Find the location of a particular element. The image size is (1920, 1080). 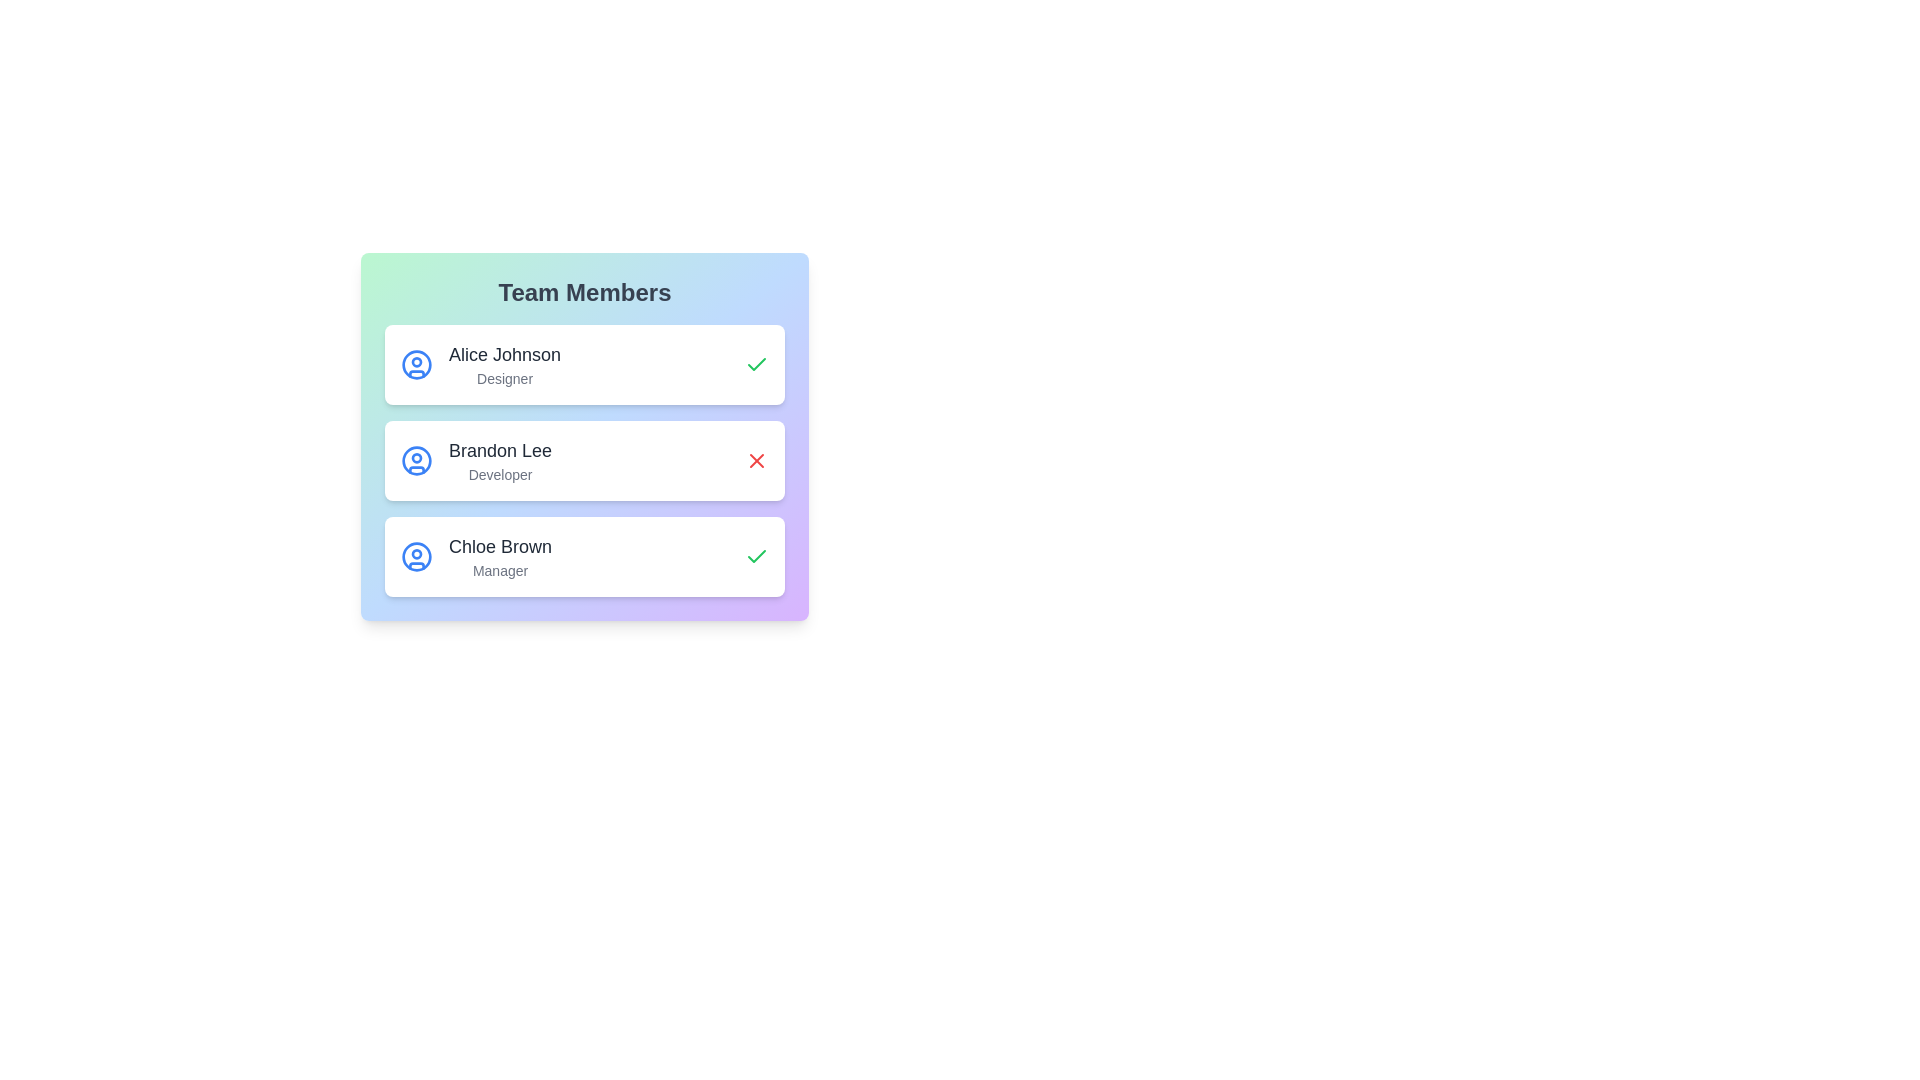

the status icon for Brandon Lee to inspect their online/offline status is located at coordinates (756, 461).